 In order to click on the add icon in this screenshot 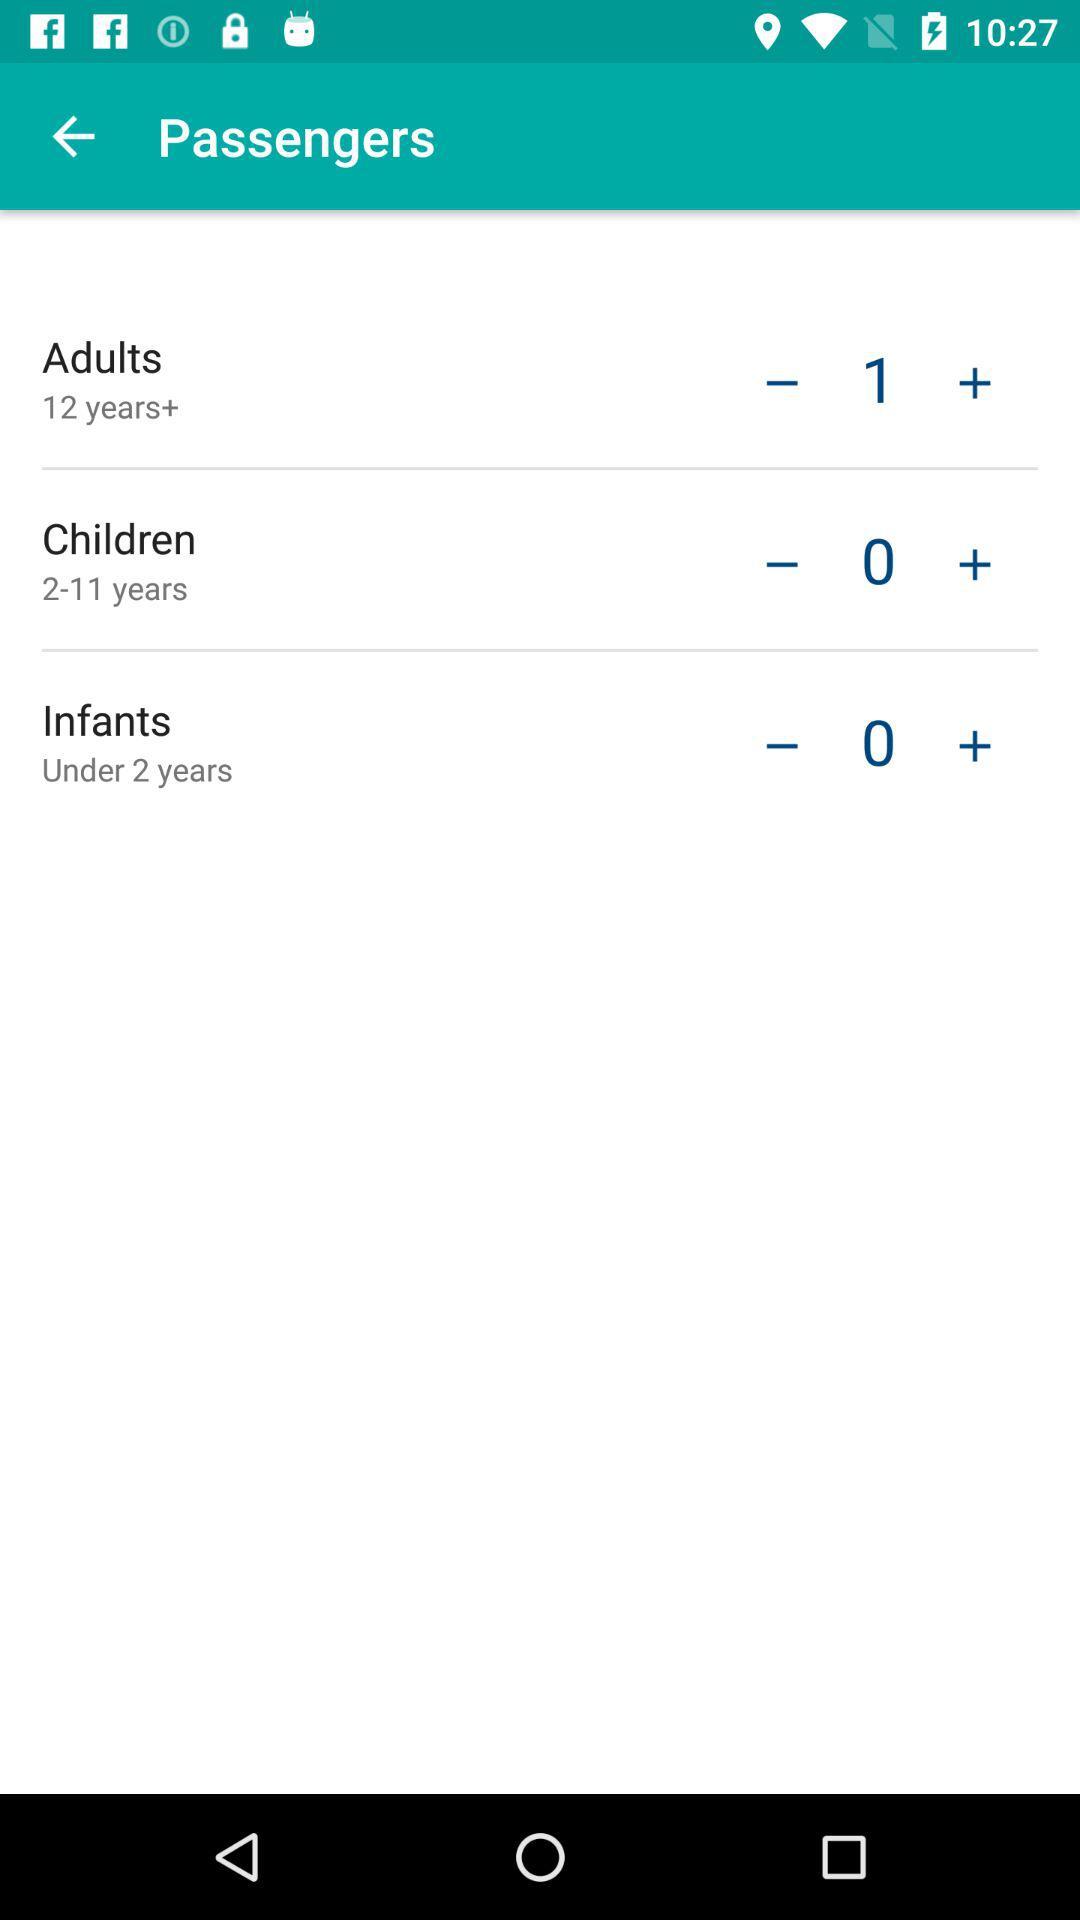, I will do `click(974, 380)`.